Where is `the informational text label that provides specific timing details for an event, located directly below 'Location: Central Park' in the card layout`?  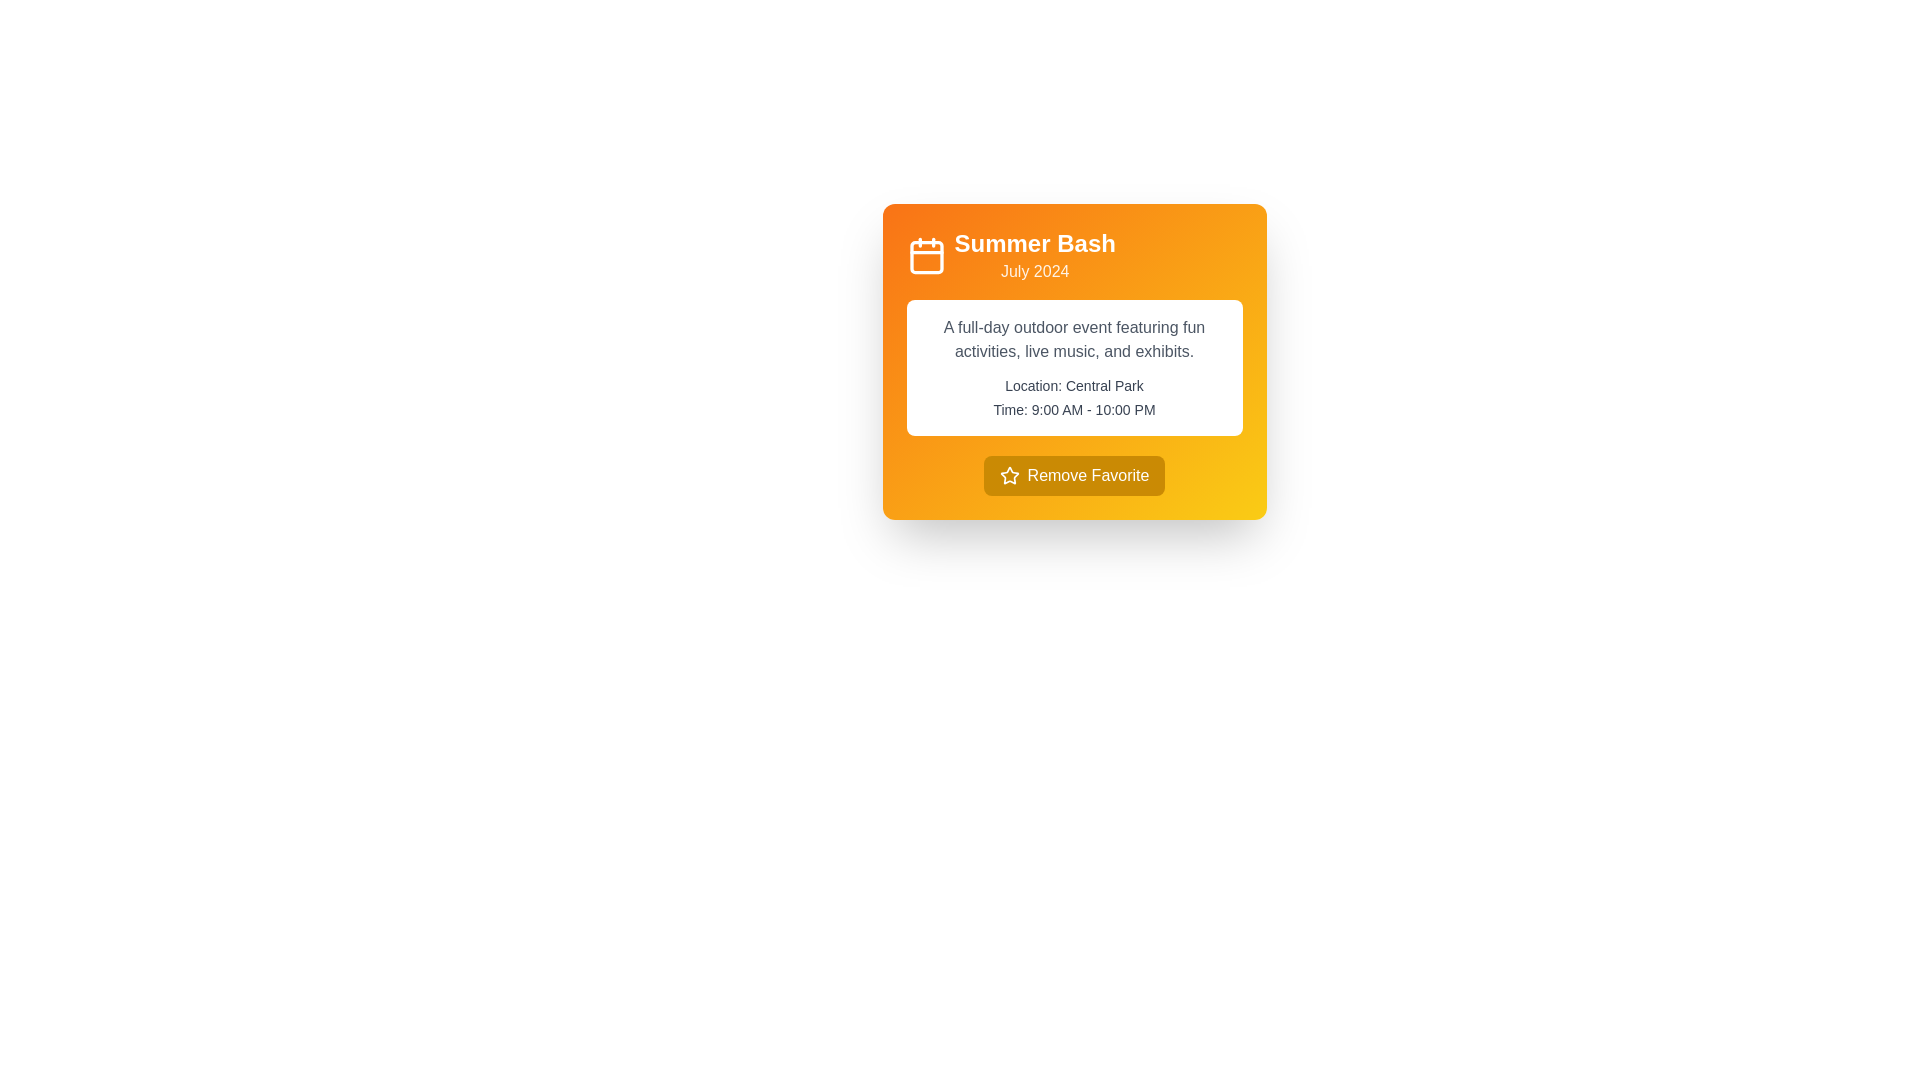 the informational text label that provides specific timing details for an event, located directly below 'Location: Central Park' in the card layout is located at coordinates (1073, 408).